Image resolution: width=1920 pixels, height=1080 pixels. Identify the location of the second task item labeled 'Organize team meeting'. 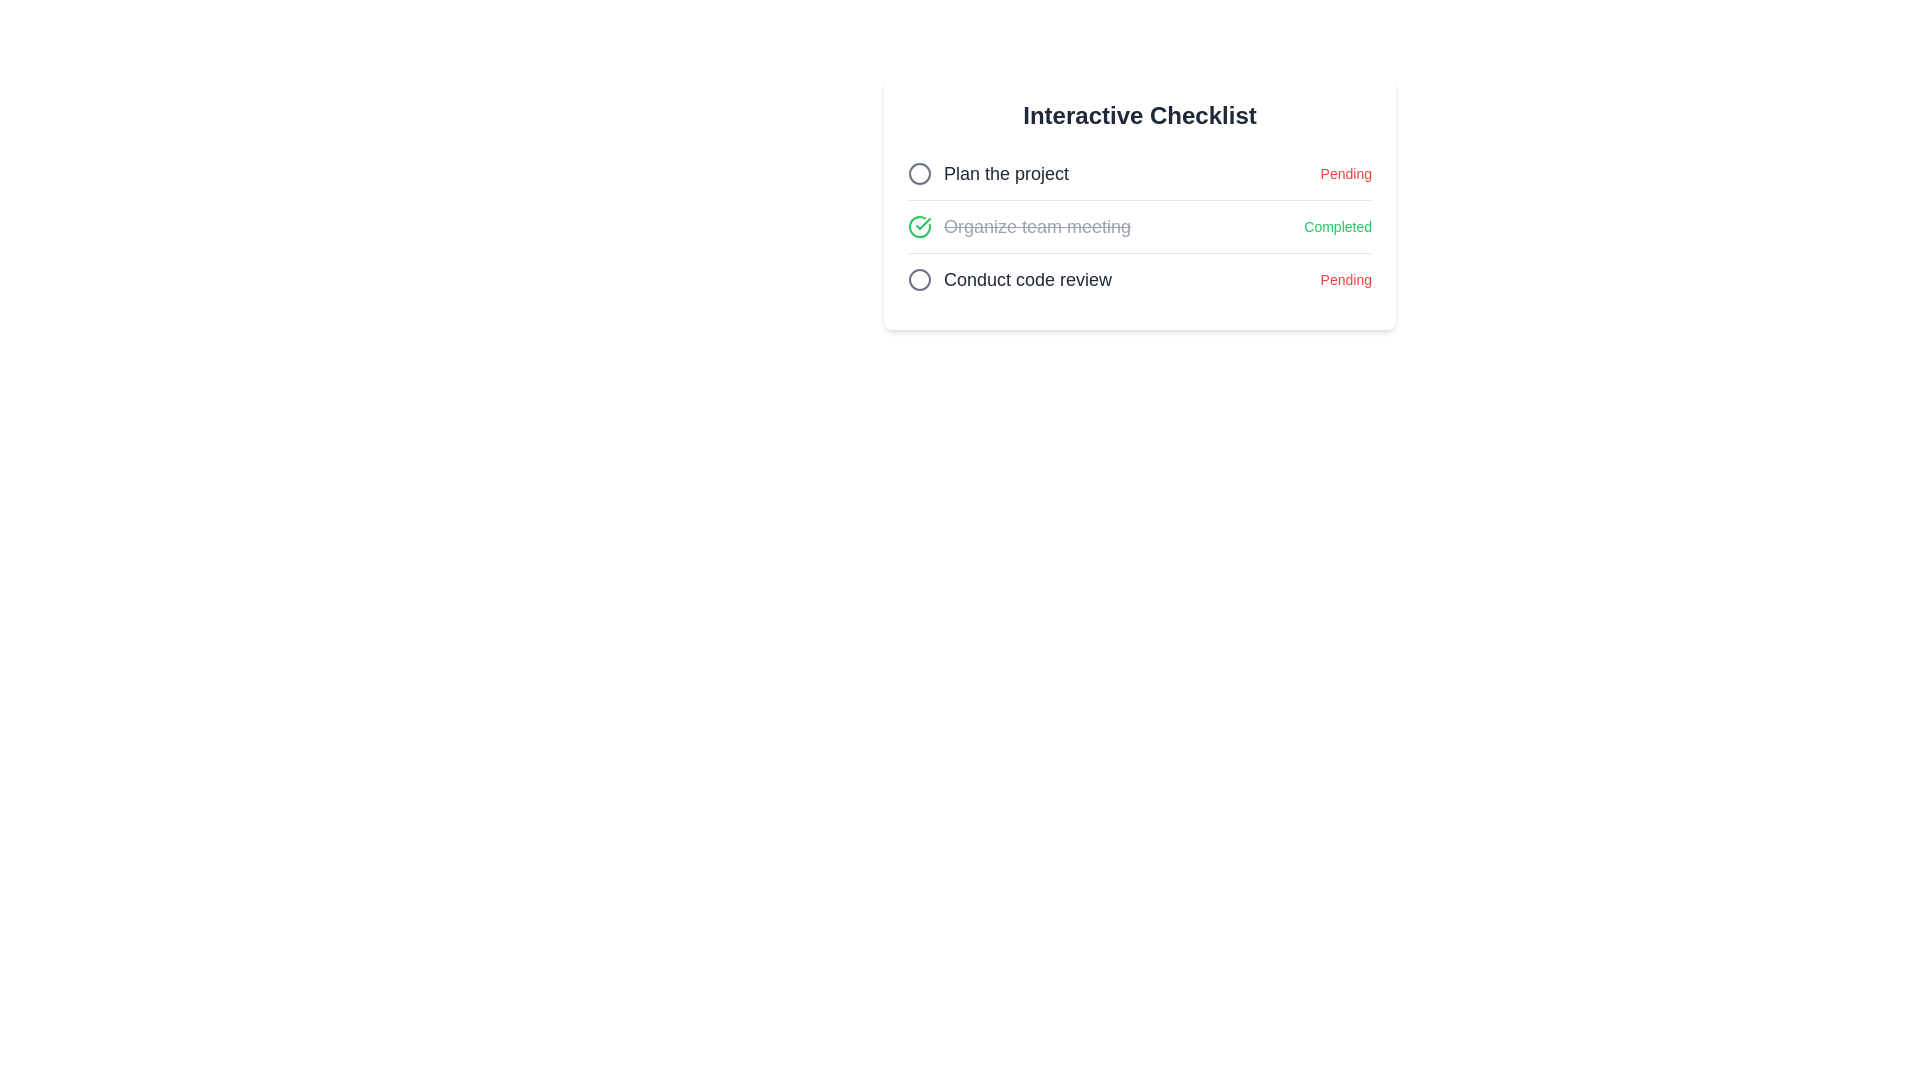
(1140, 226).